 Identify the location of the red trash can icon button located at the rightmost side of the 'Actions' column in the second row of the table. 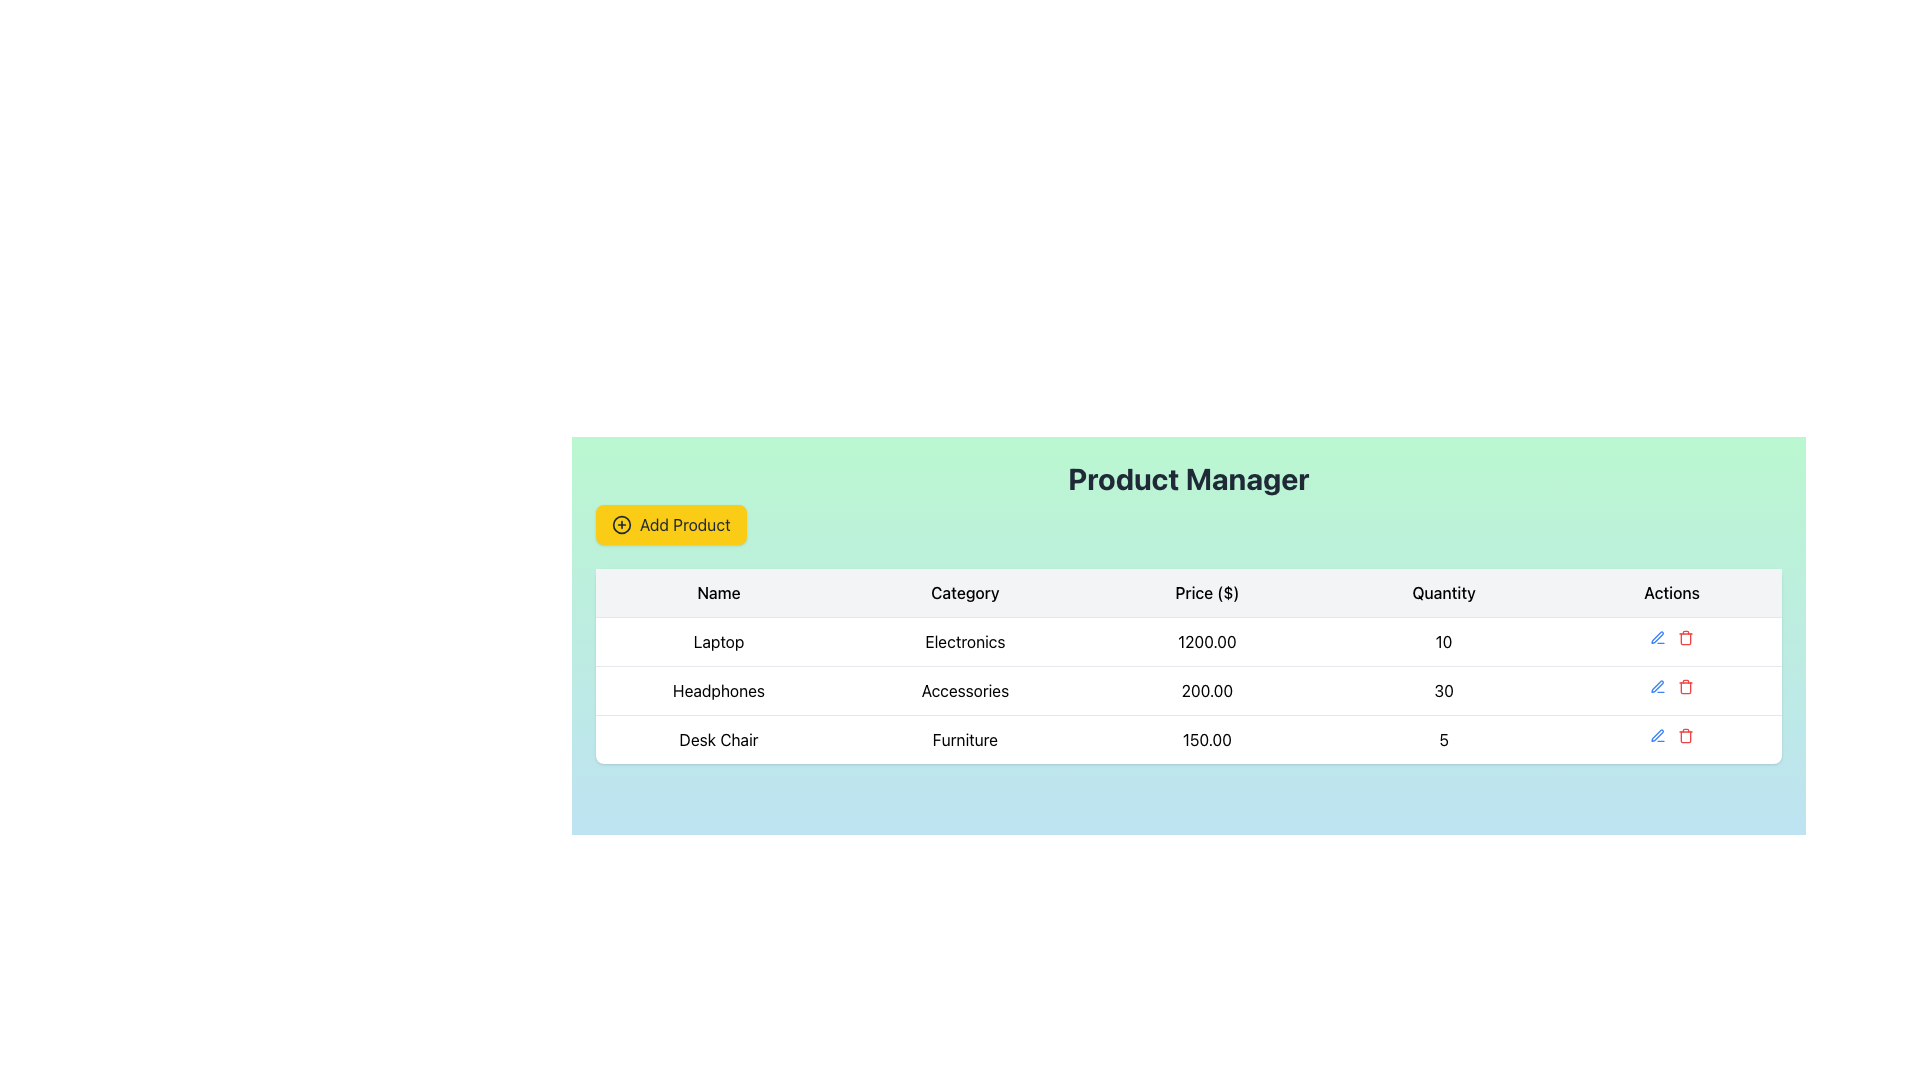
(1685, 685).